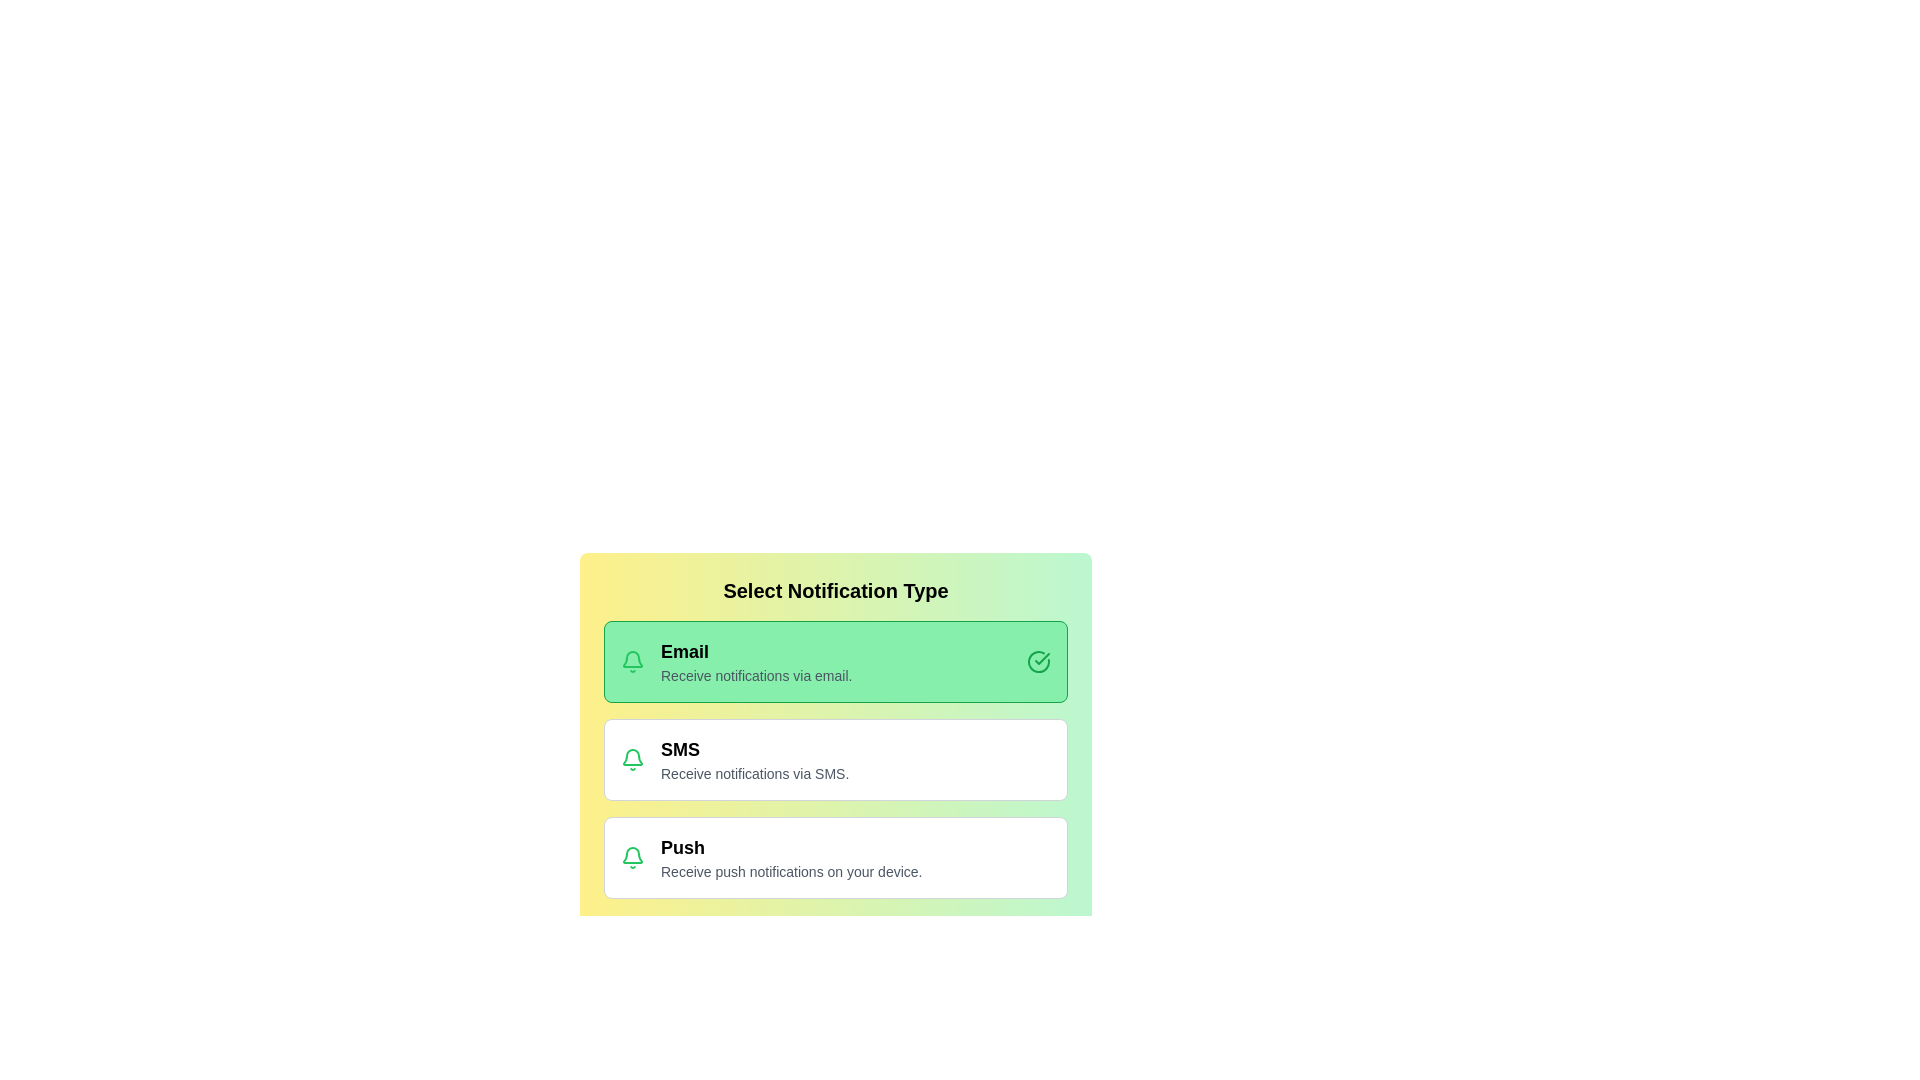 The width and height of the screenshot is (1920, 1080). Describe the element at coordinates (632, 856) in the screenshot. I see `the notification bell icon representing the option for receiving push notifications located beside the 'Push' title` at that location.